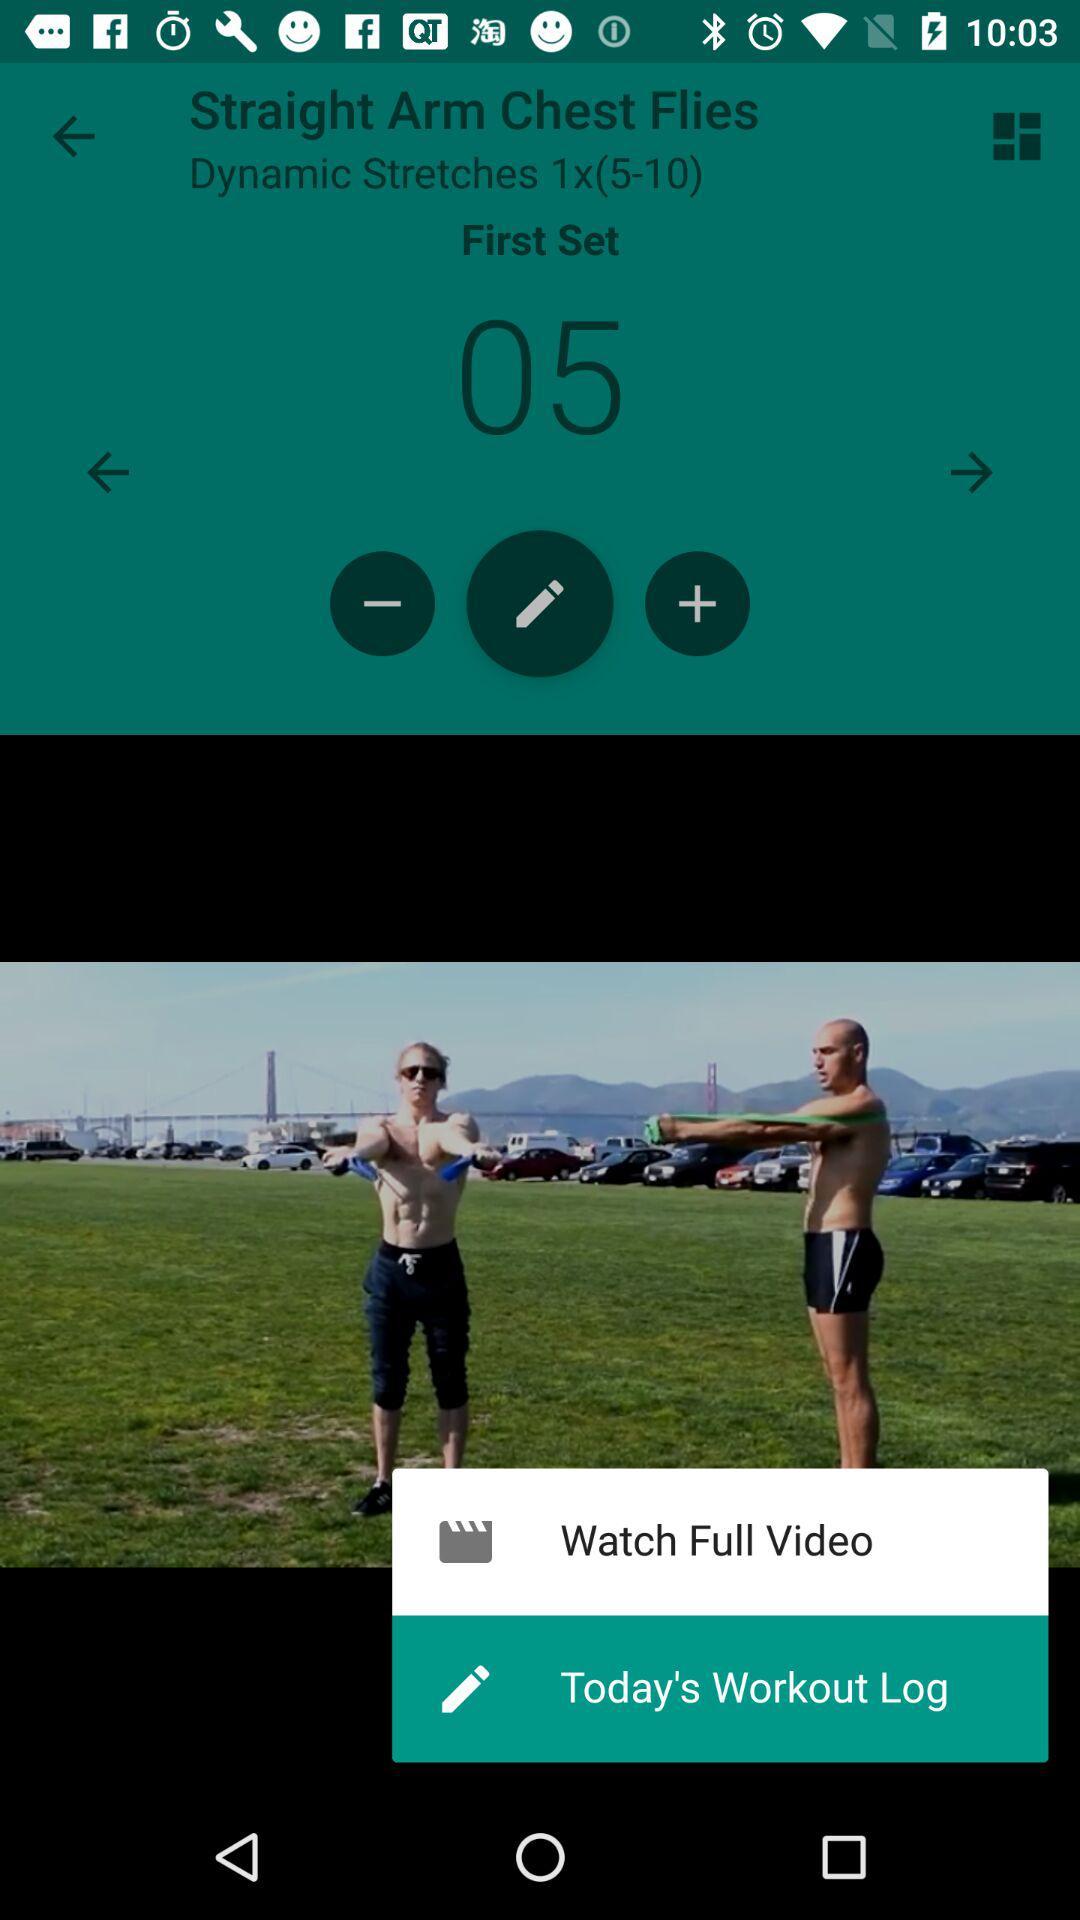  I want to click on change number of sets, so click(382, 602).